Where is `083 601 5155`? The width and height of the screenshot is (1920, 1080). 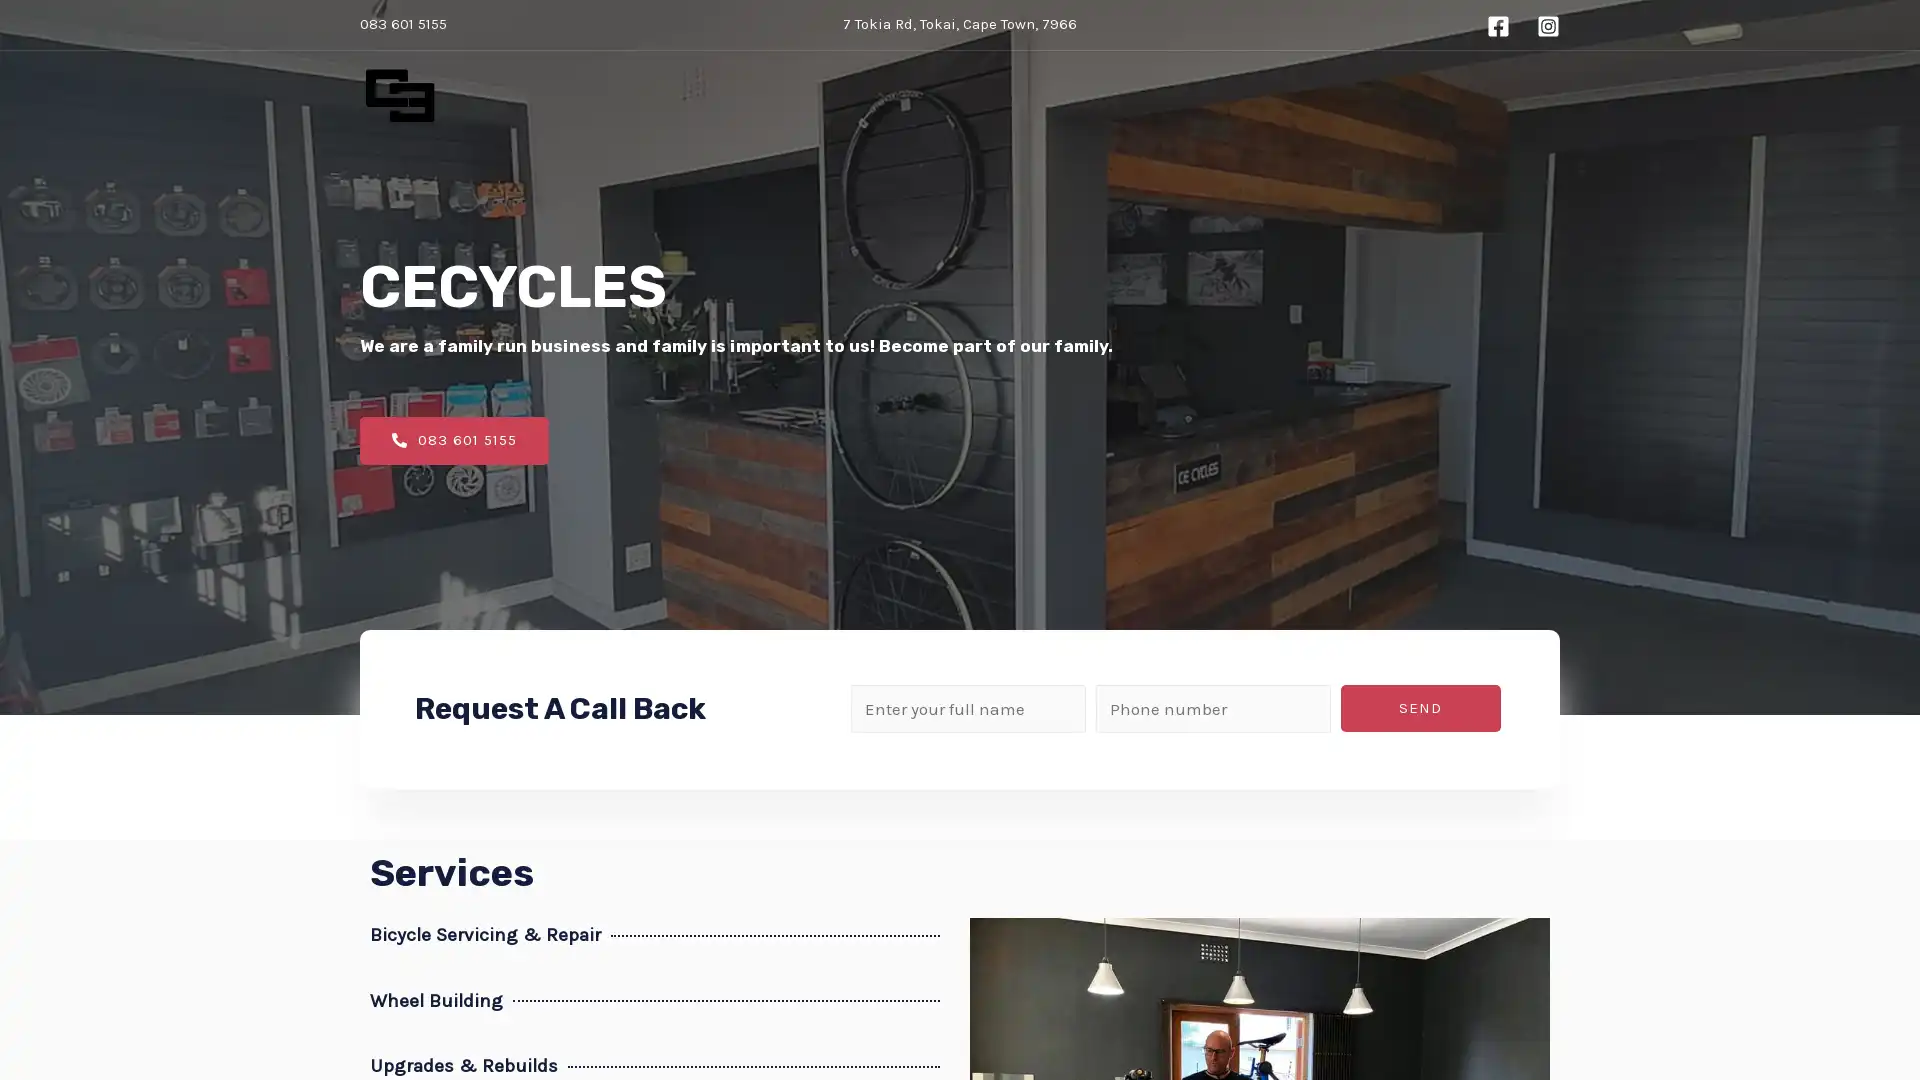
083 601 5155 is located at coordinates (453, 439).